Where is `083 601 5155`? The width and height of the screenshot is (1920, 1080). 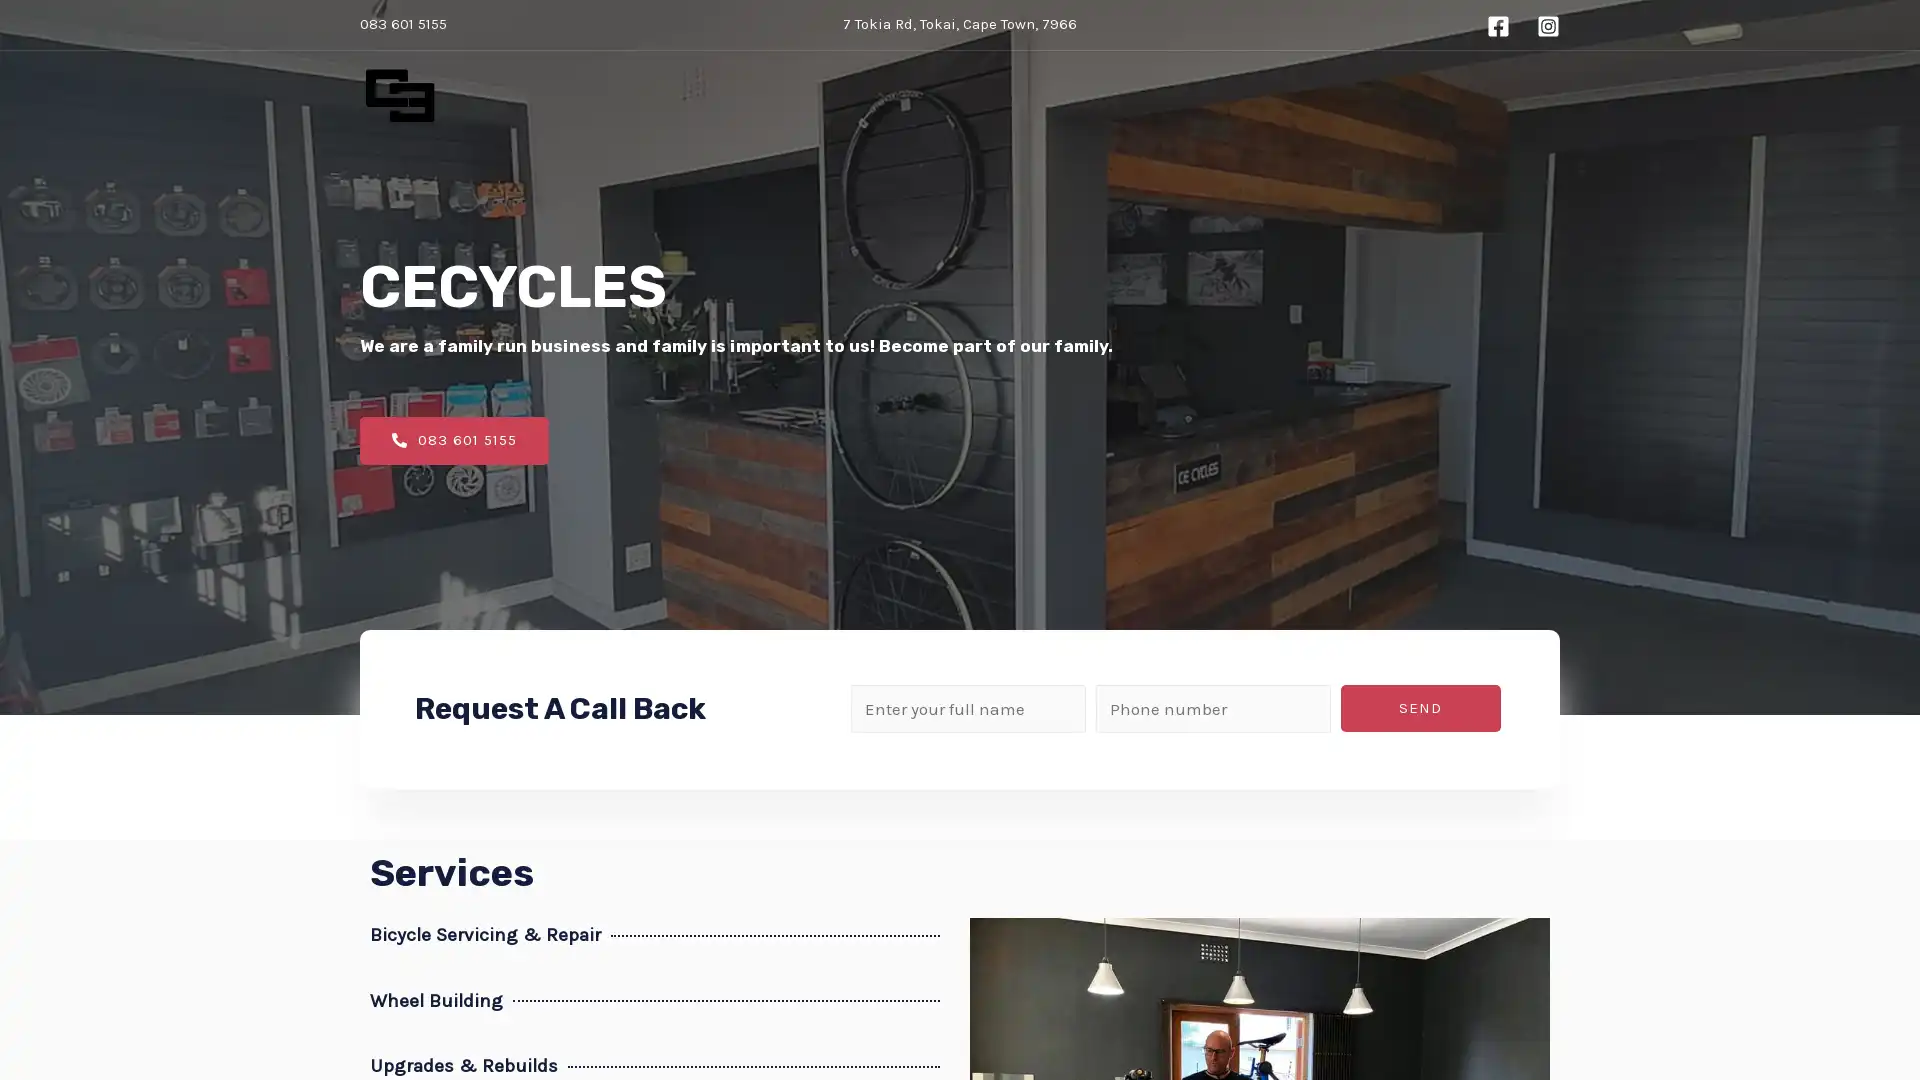
083 601 5155 is located at coordinates (453, 439).